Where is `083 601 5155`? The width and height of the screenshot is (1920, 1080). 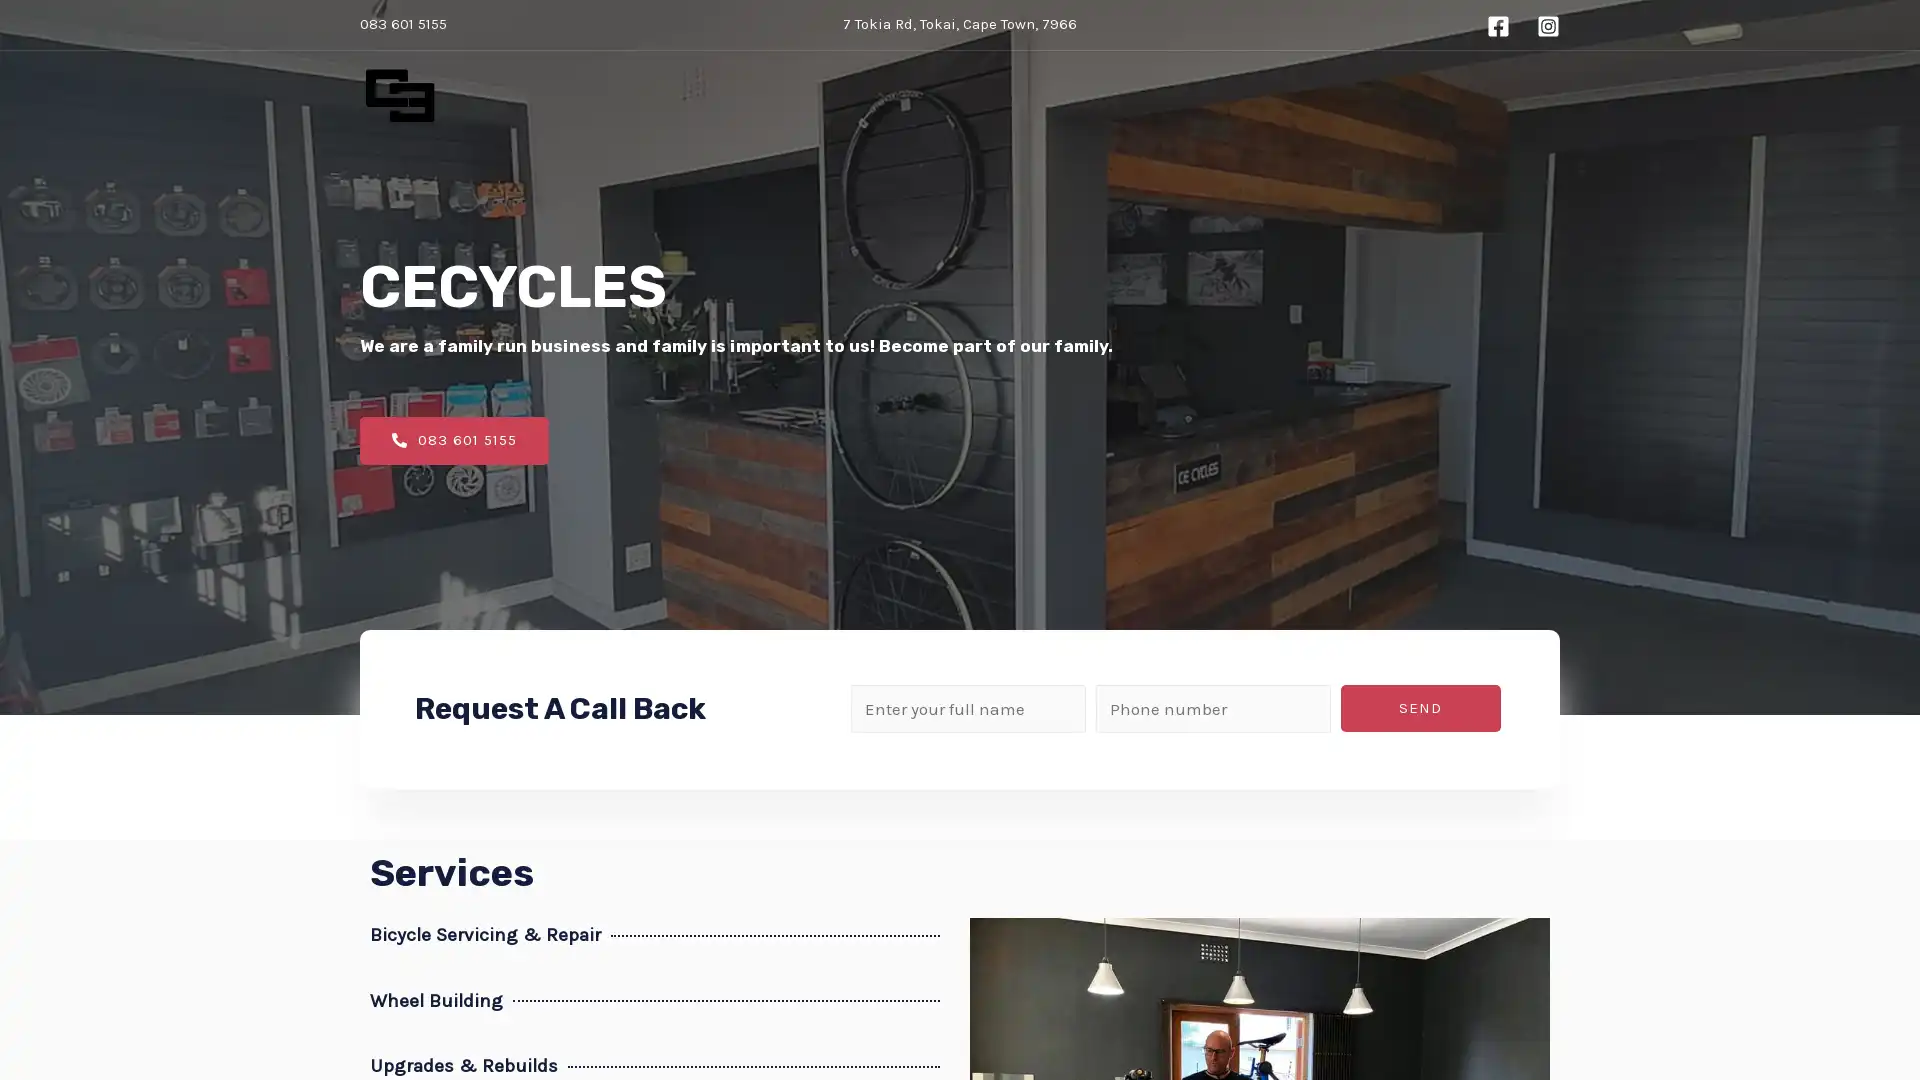
083 601 5155 is located at coordinates (453, 439).